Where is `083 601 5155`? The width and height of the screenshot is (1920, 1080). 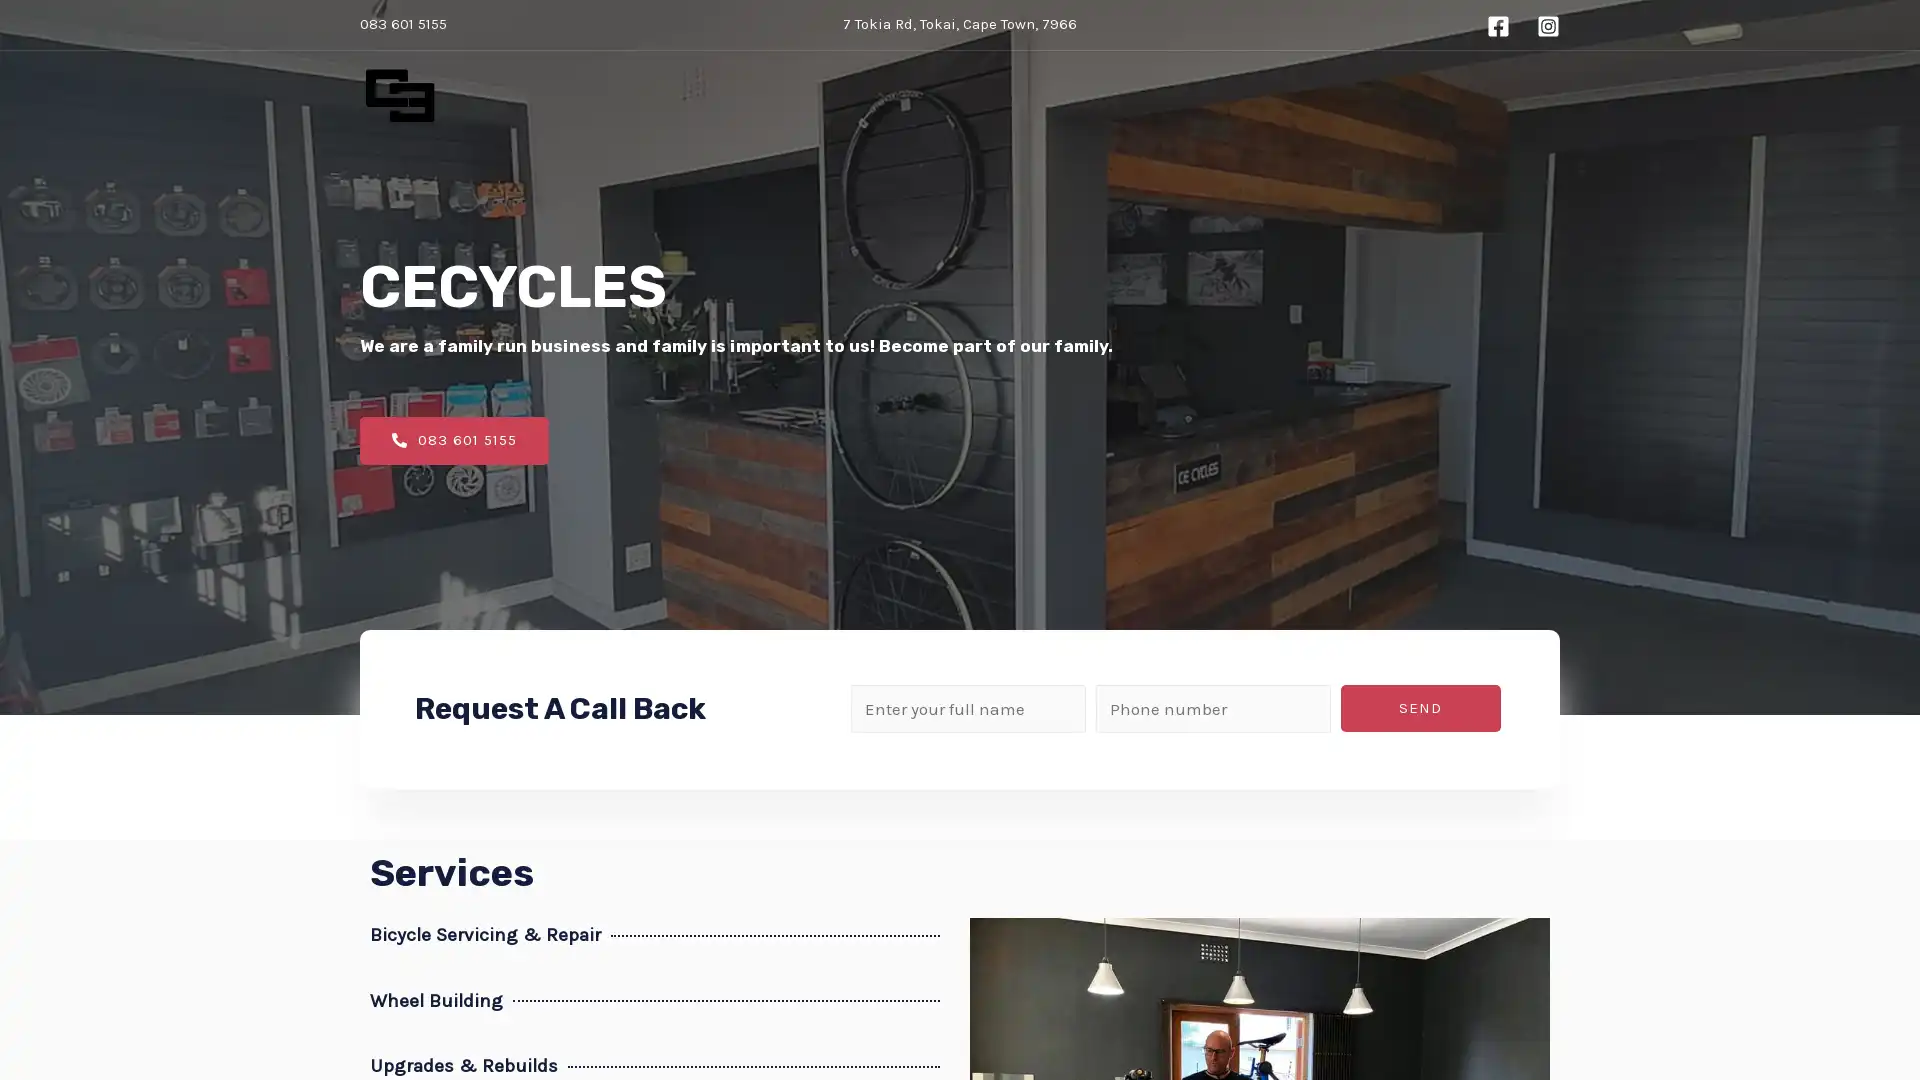
083 601 5155 is located at coordinates (453, 439).